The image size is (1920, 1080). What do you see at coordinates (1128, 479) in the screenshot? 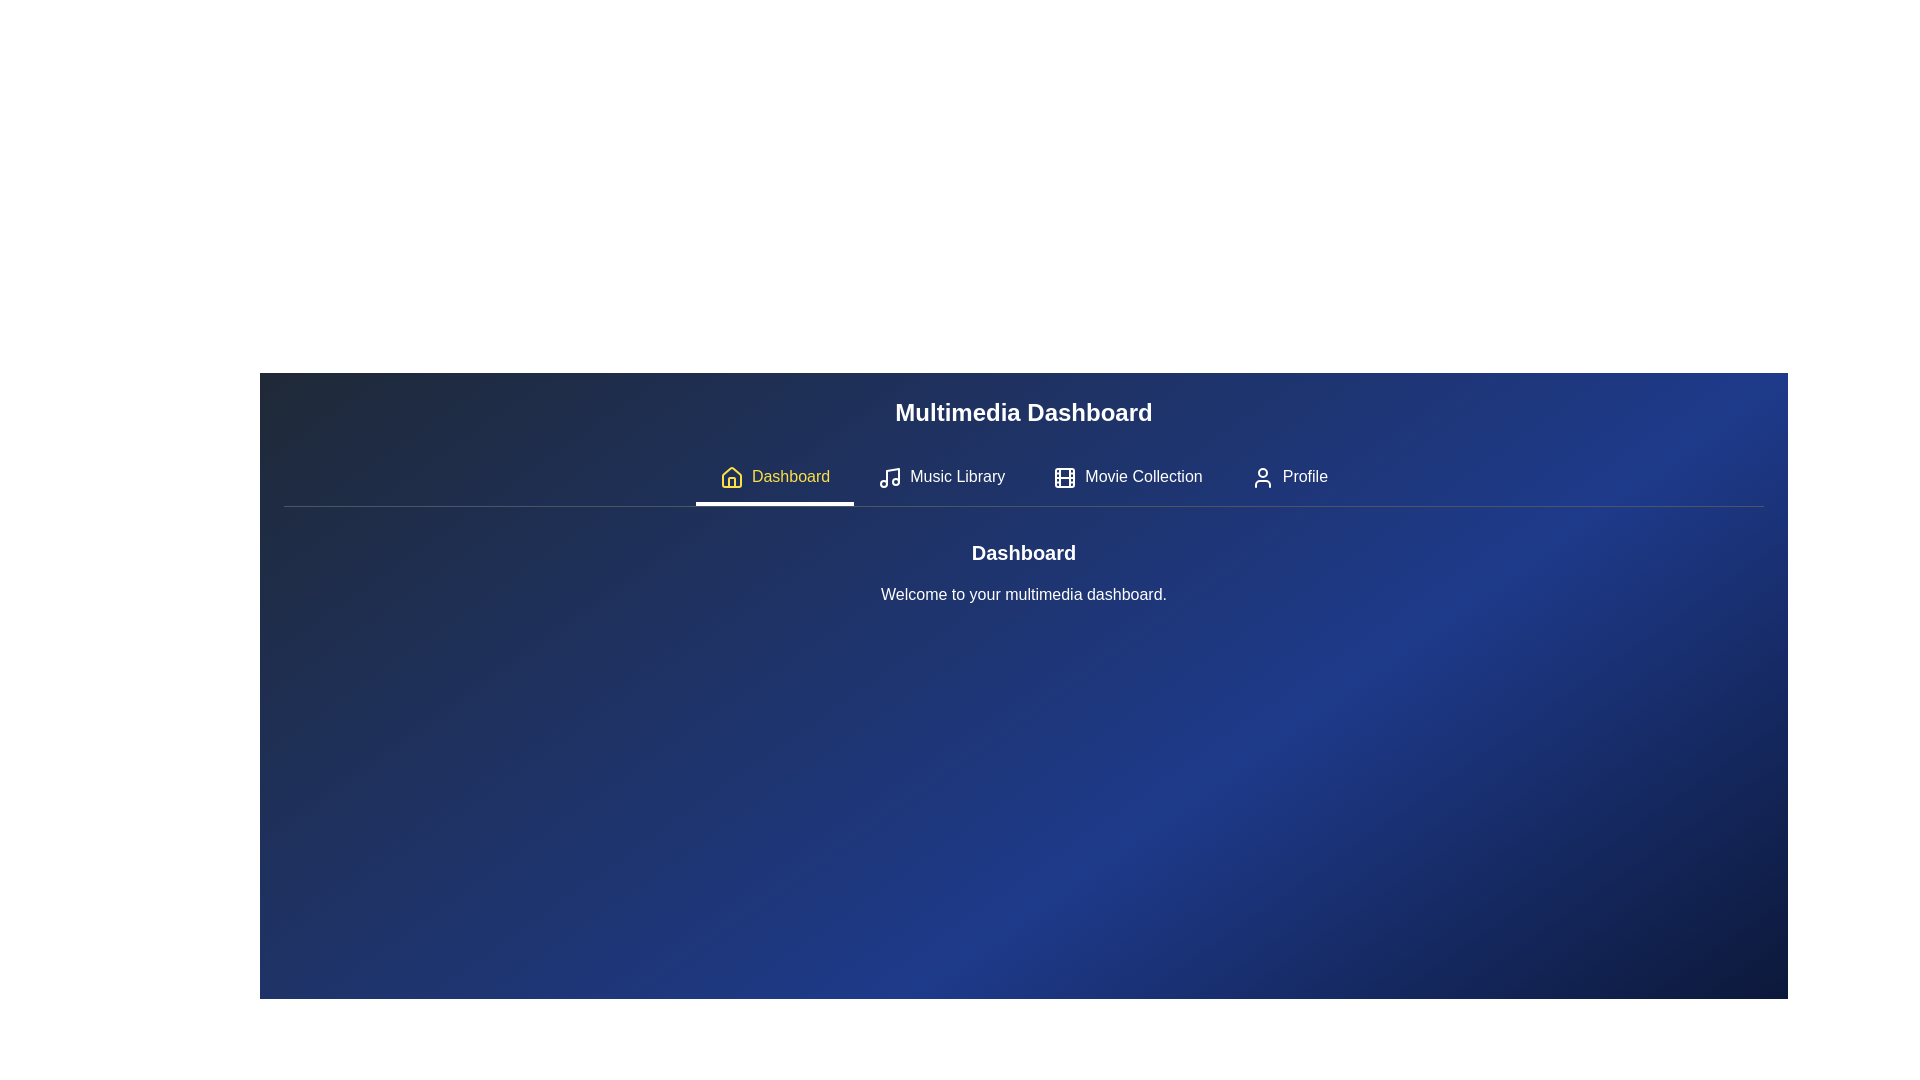
I see `the Movie Collection tab by clicking on its button` at bounding box center [1128, 479].